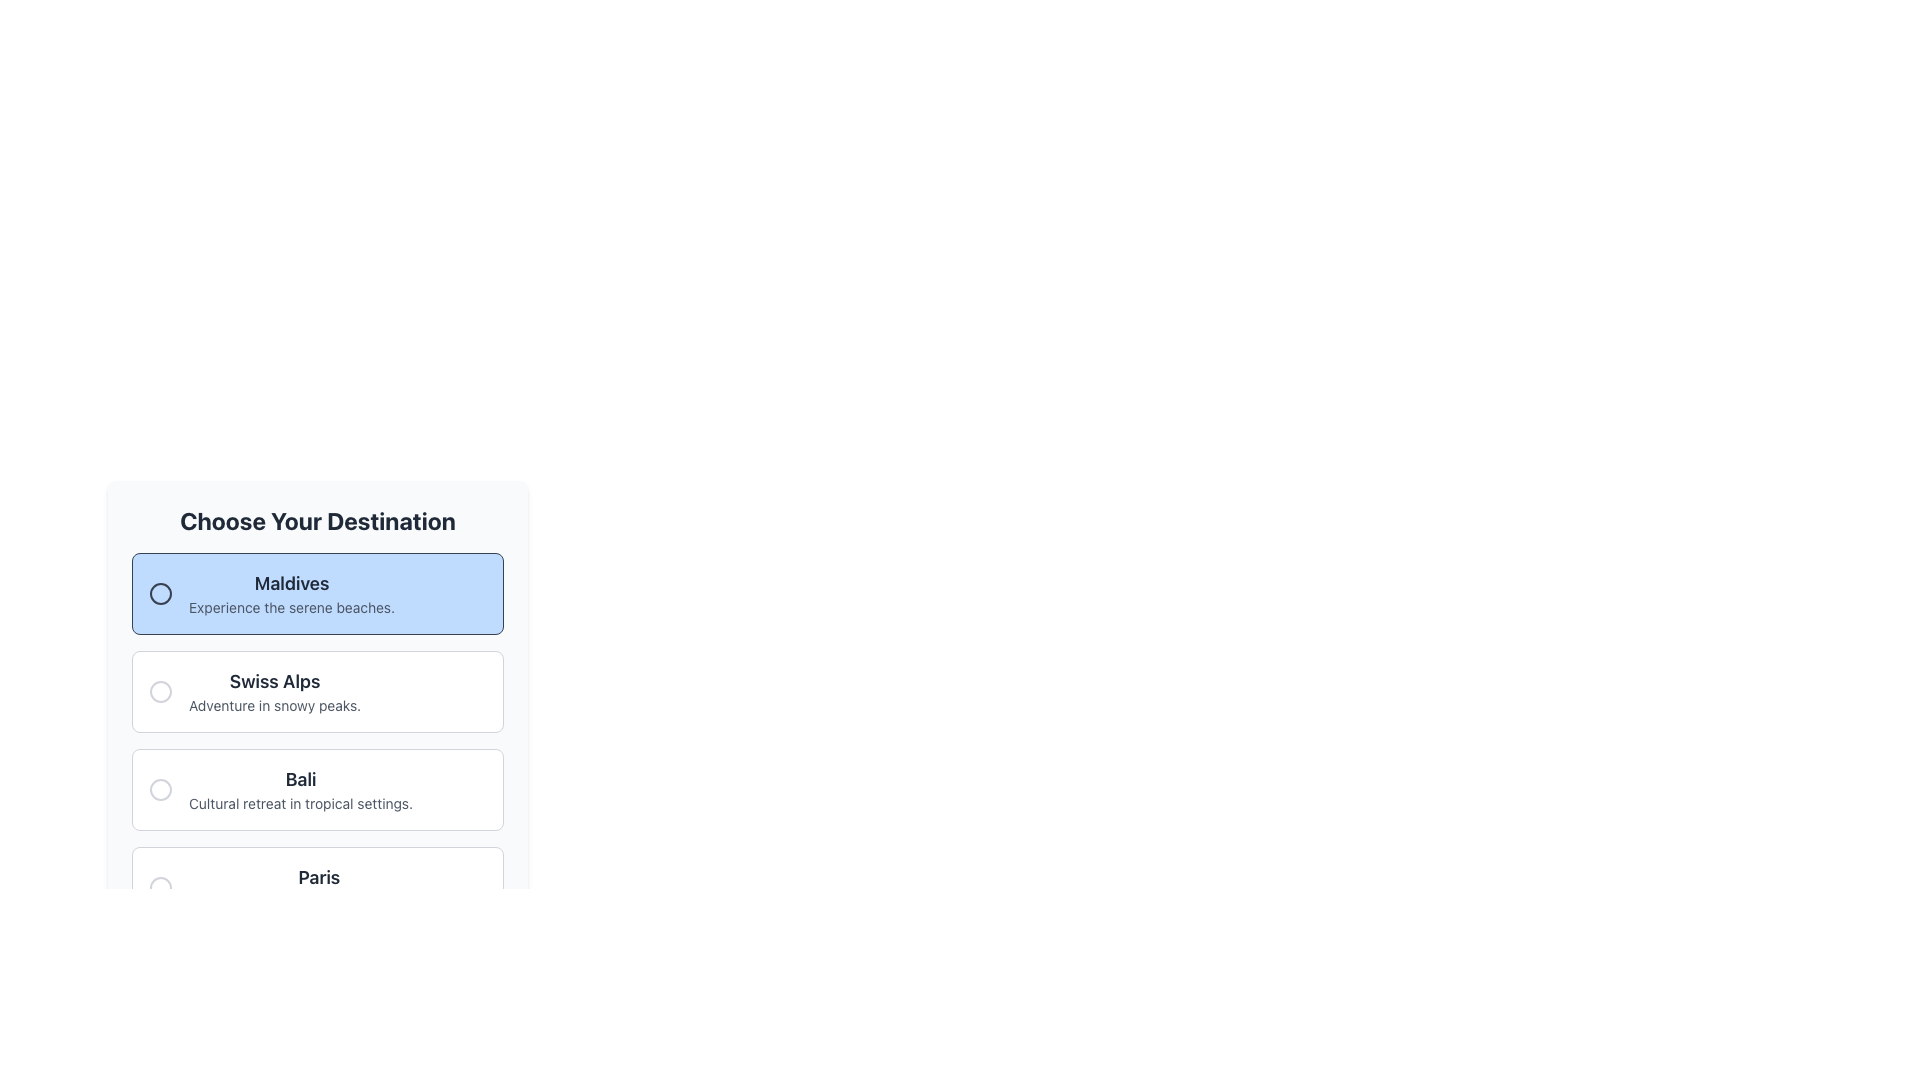 The height and width of the screenshot is (1080, 1920). I want to click on the appearance of the non-interactive SVG circle element located to the left of the 'Swiss Alps' option in the selectable list, so click(161, 690).